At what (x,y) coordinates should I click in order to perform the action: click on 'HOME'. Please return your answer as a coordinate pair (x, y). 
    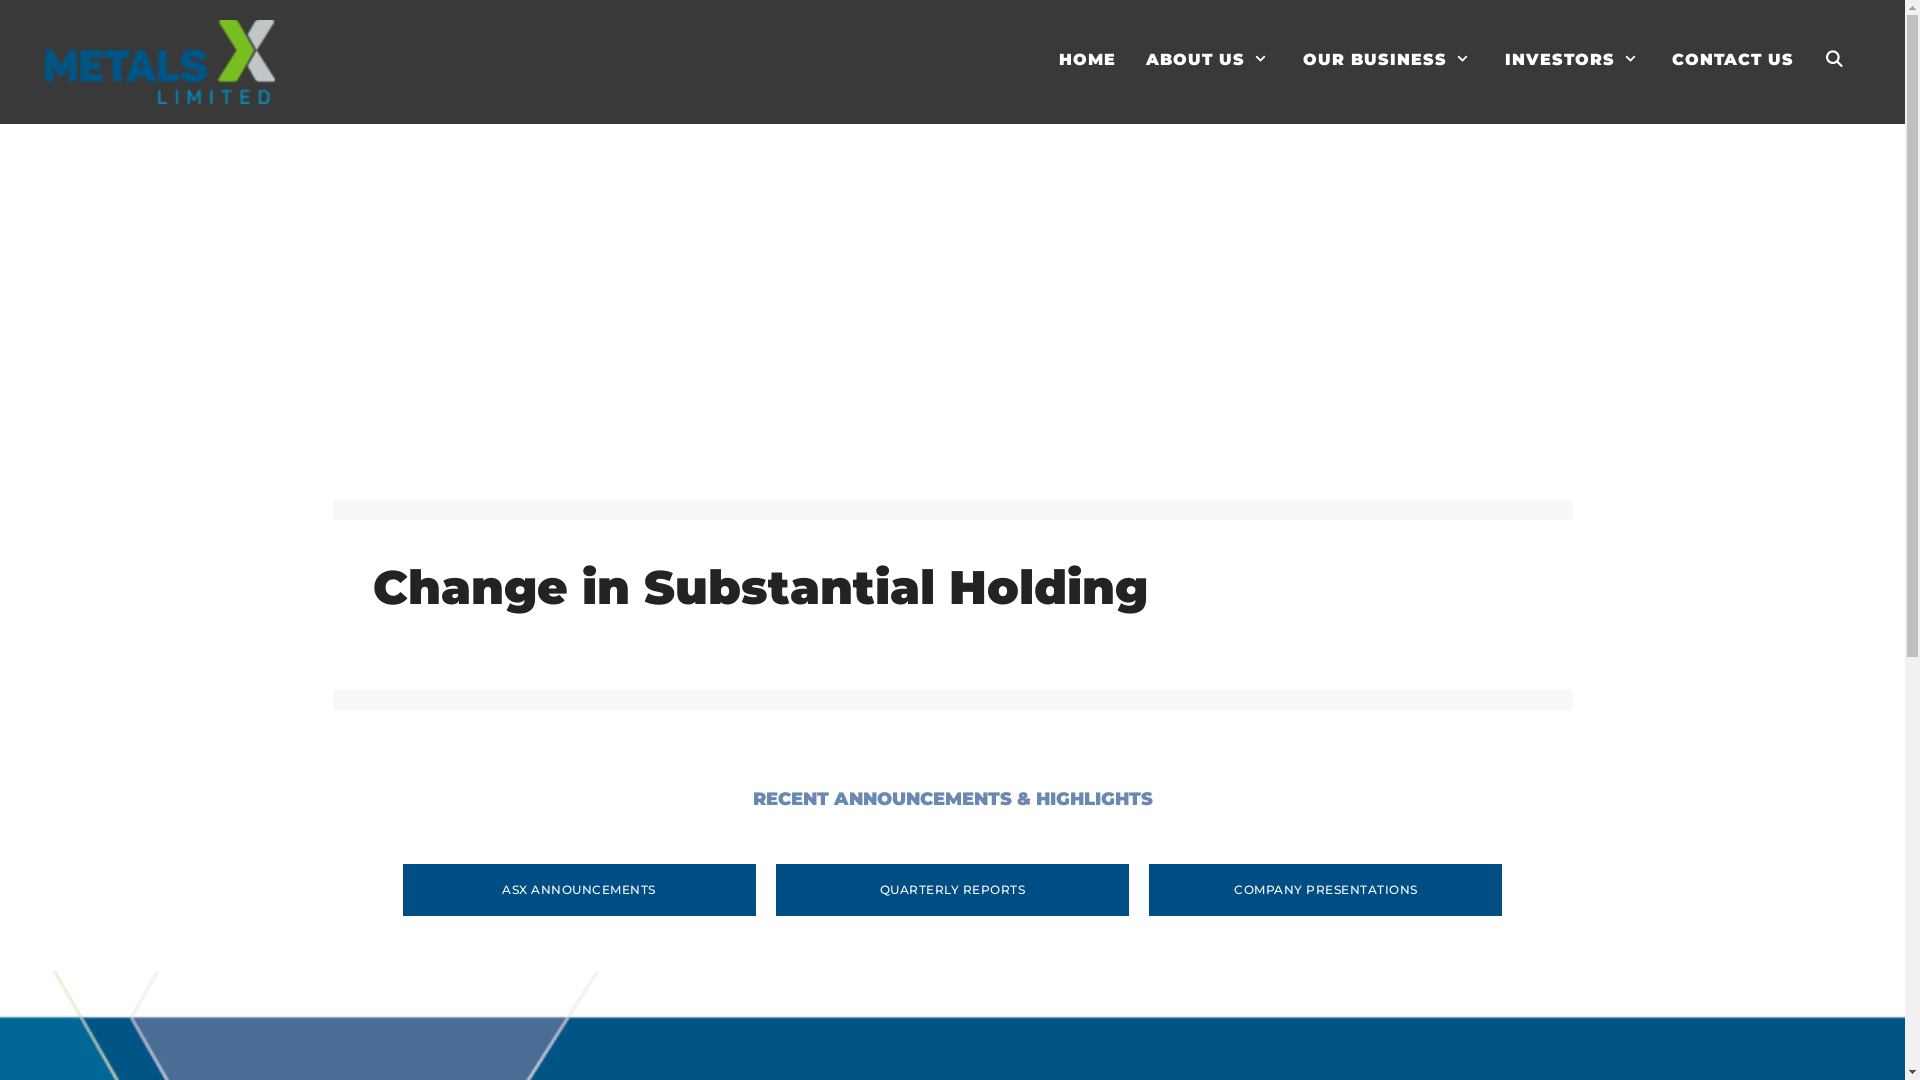
    Looking at the image, I should click on (1086, 59).